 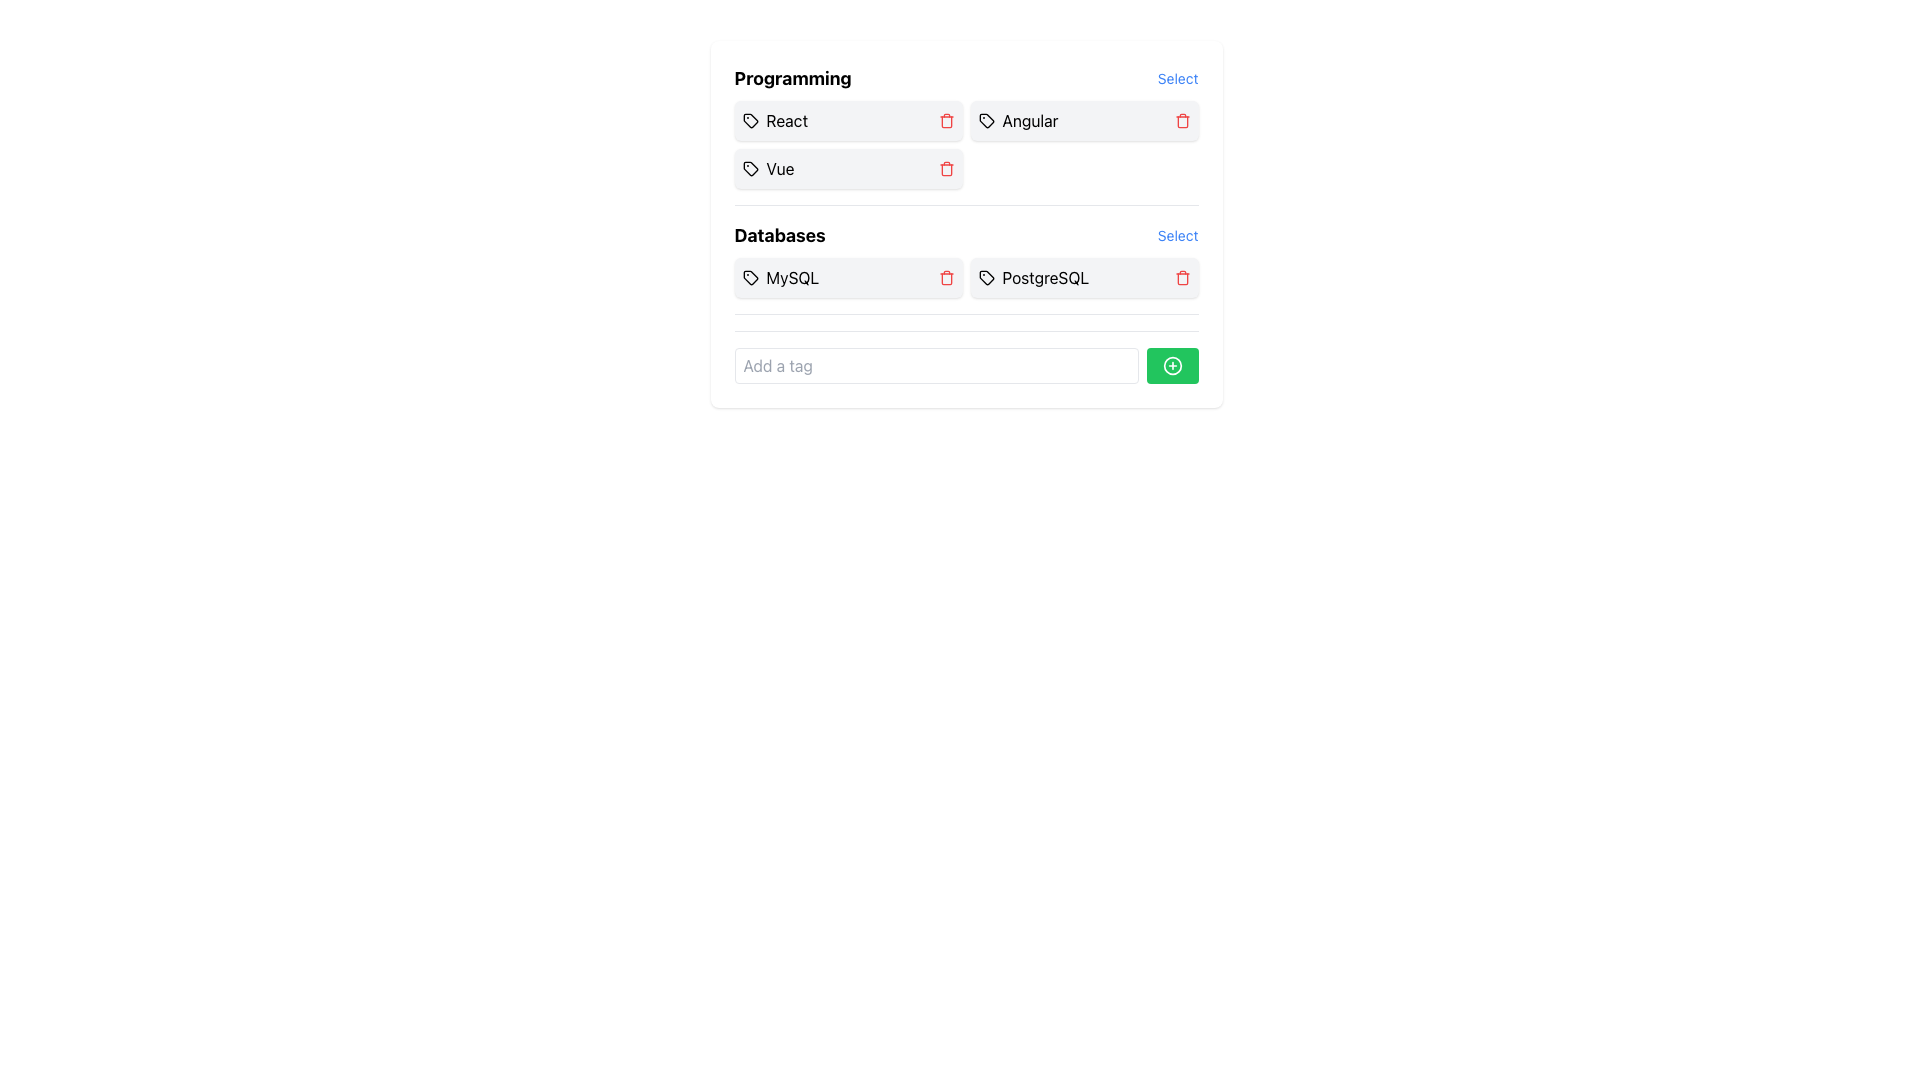 I want to click on the decorative tag icon representing 'Angular', located in the 'Programming' section, directly to the left of the text 'Angular', so click(x=986, y=120).